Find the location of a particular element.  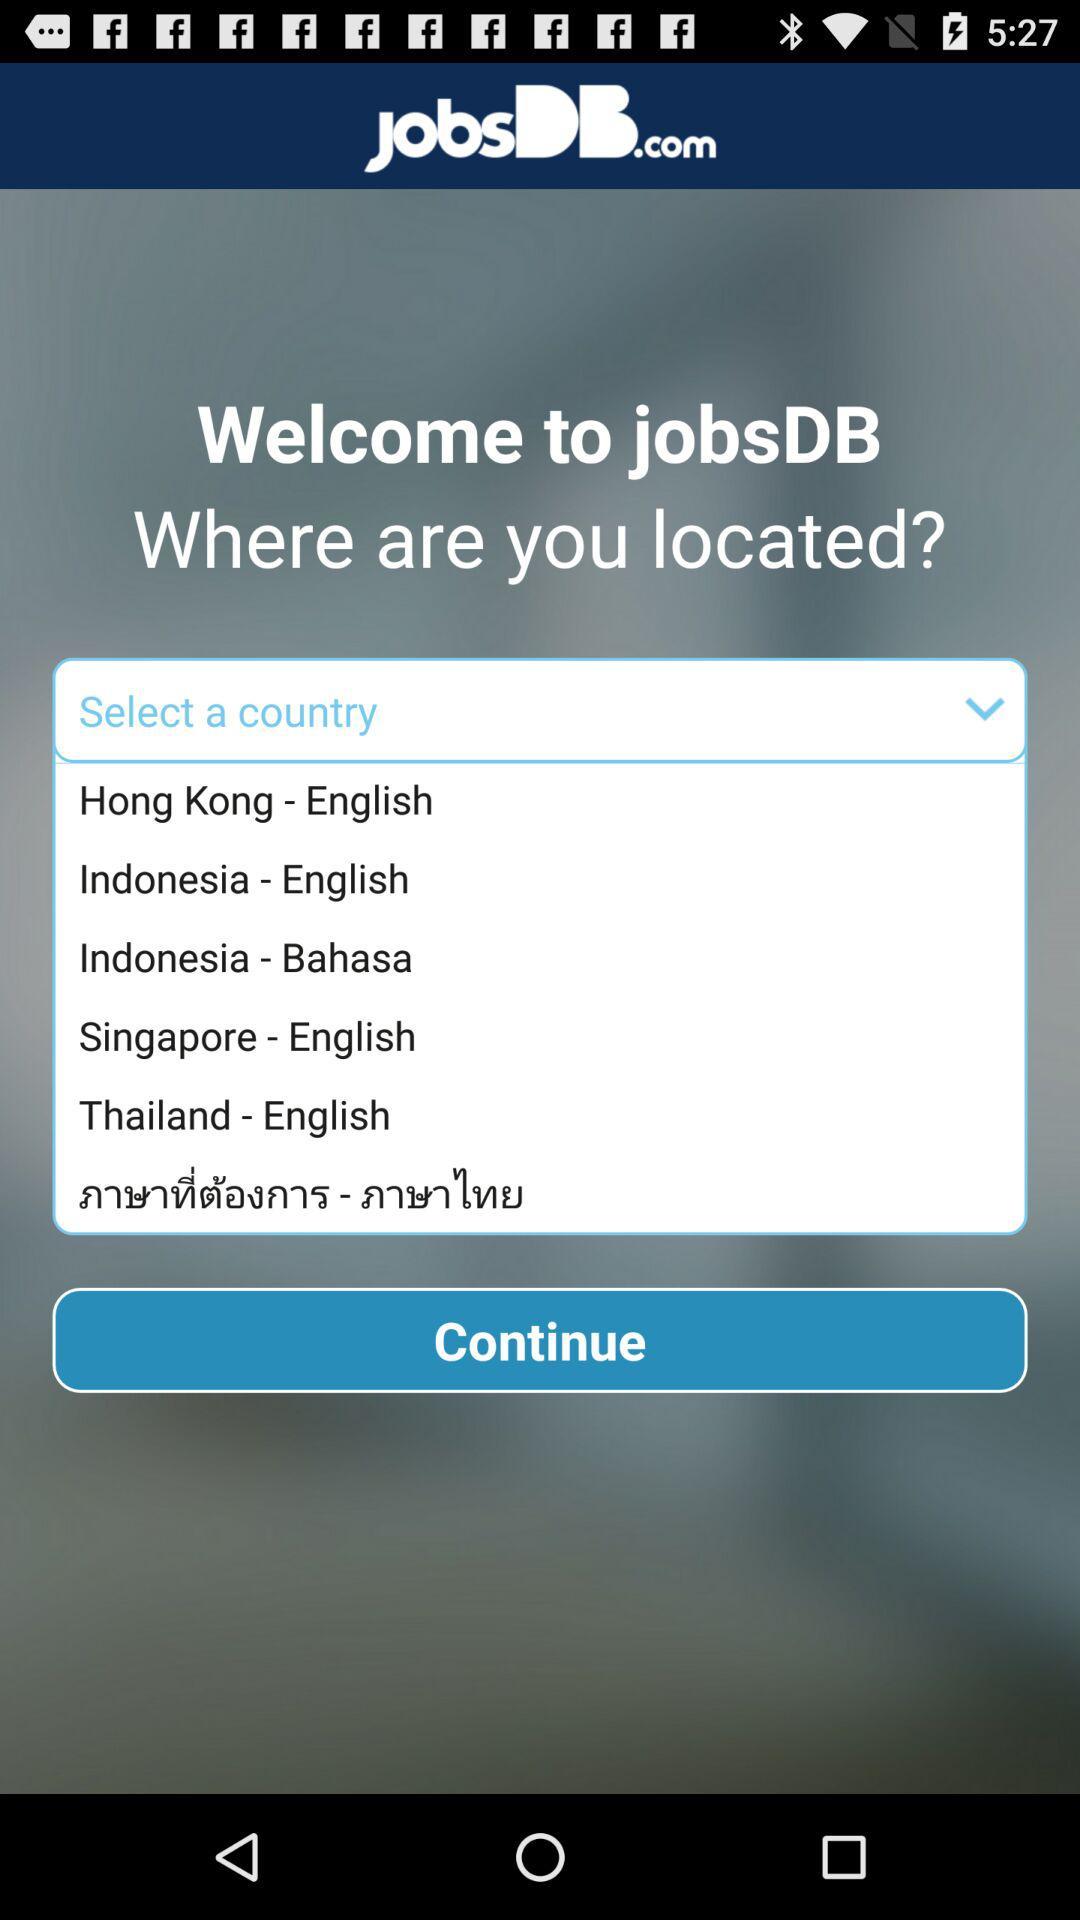

hong kong - english item is located at coordinates (545, 800).